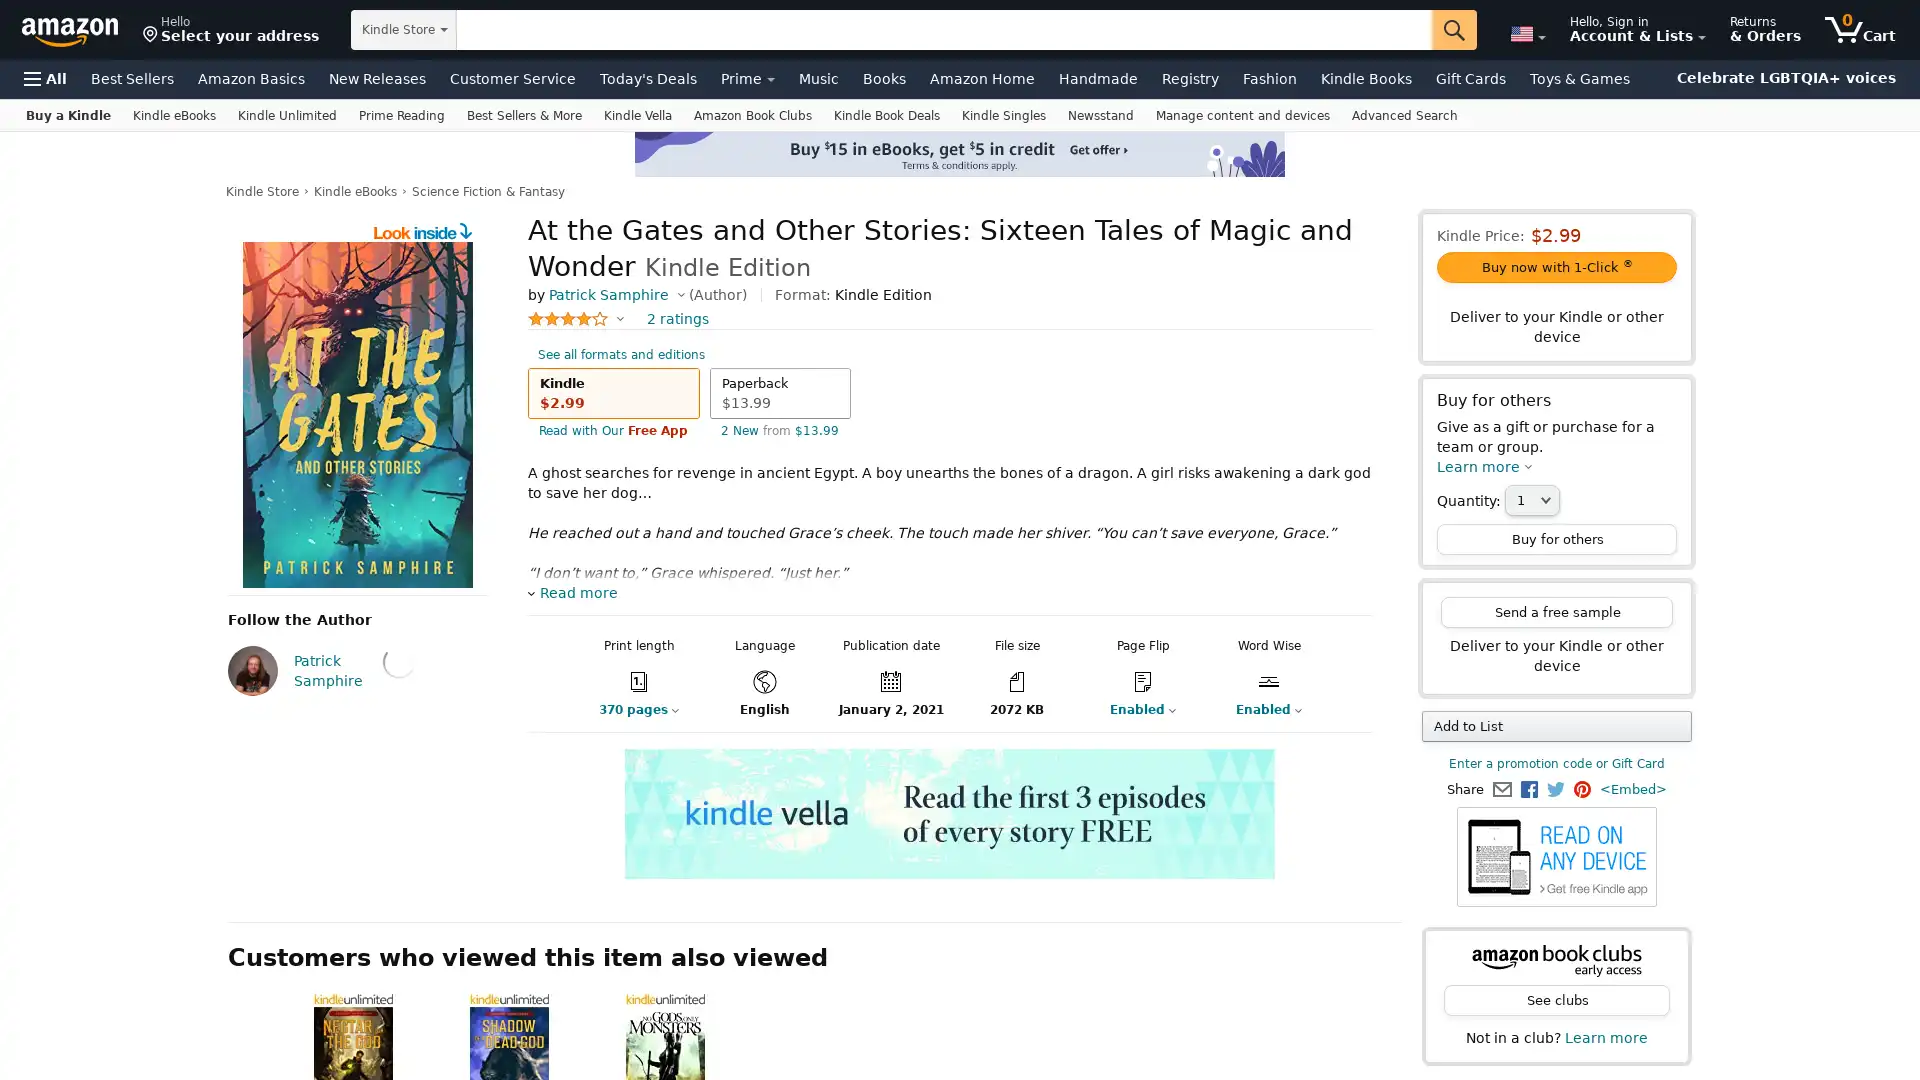 The image size is (1920, 1080). Describe the element at coordinates (1256, 708) in the screenshot. I see `Enabled` at that location.